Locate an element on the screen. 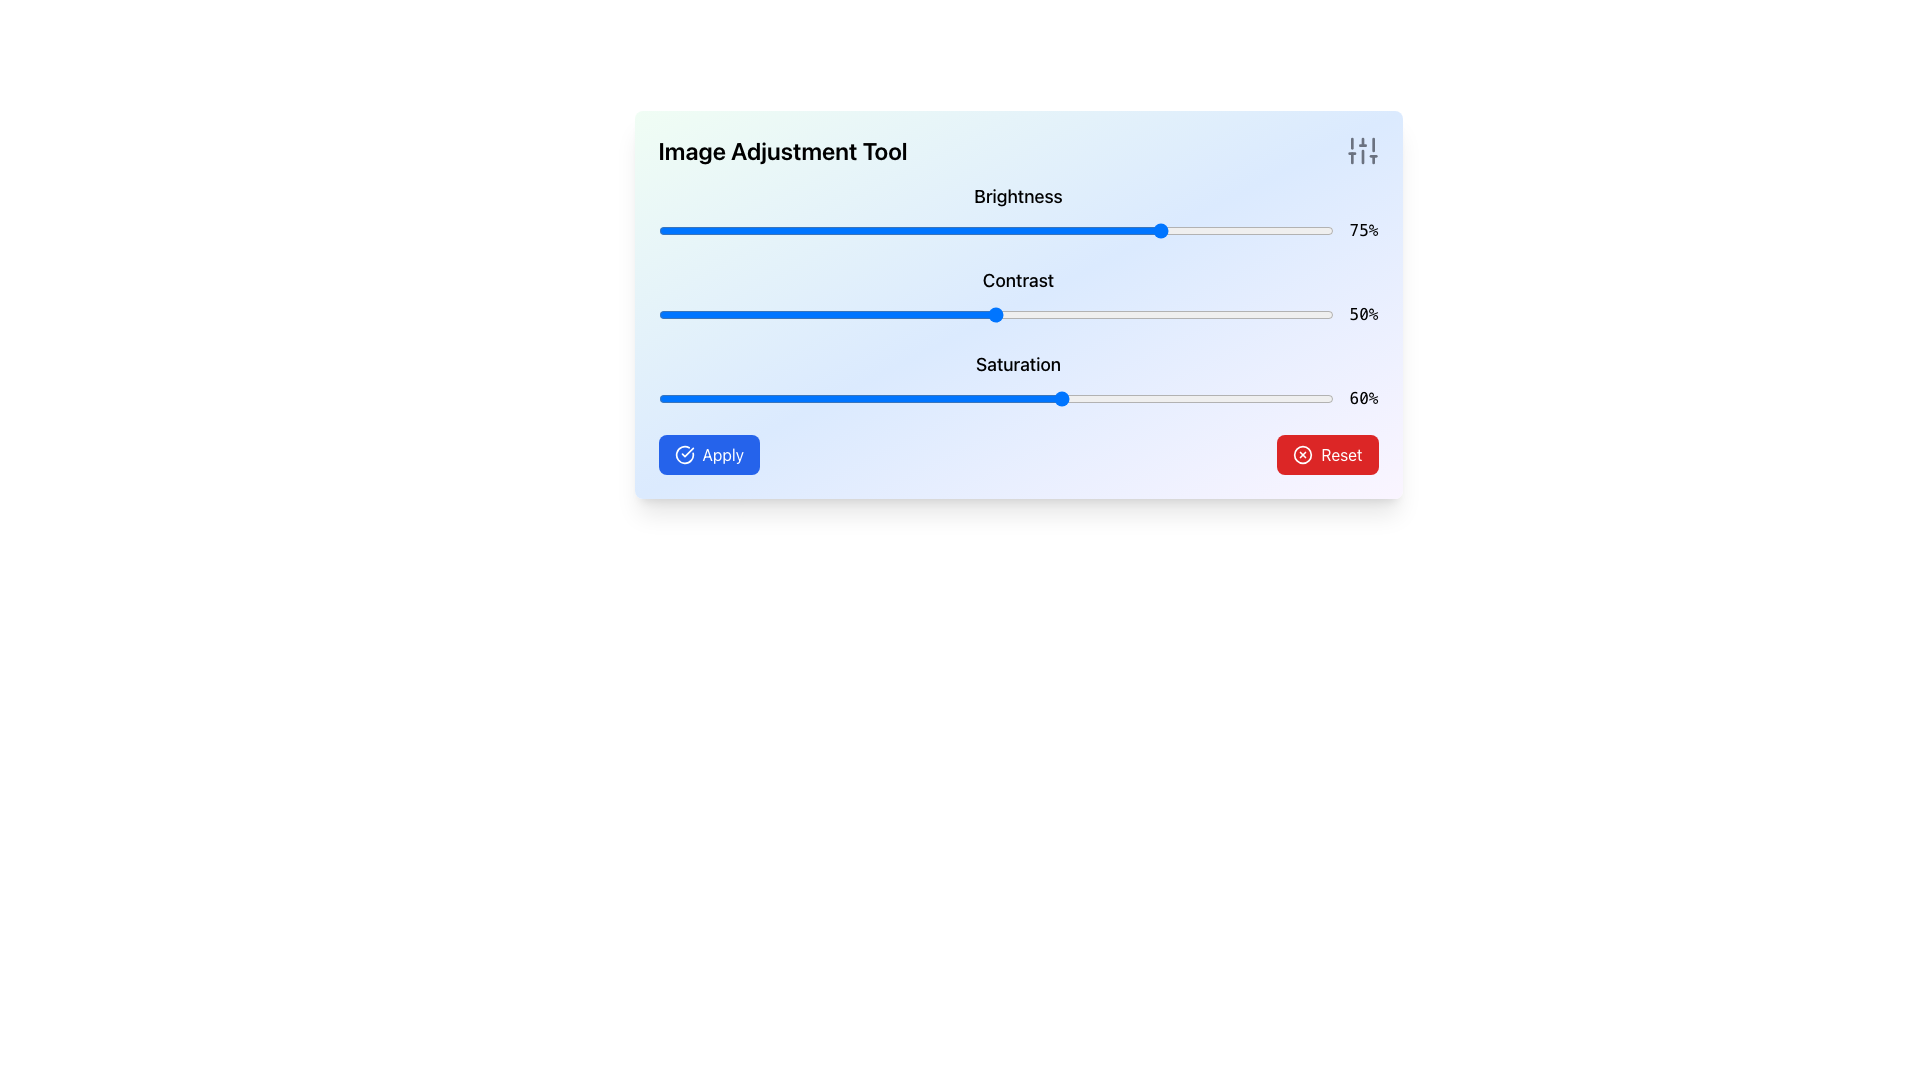 The image size is (1920, 1080). the 'Brightness' slider is located at coordinates (1018, 212).